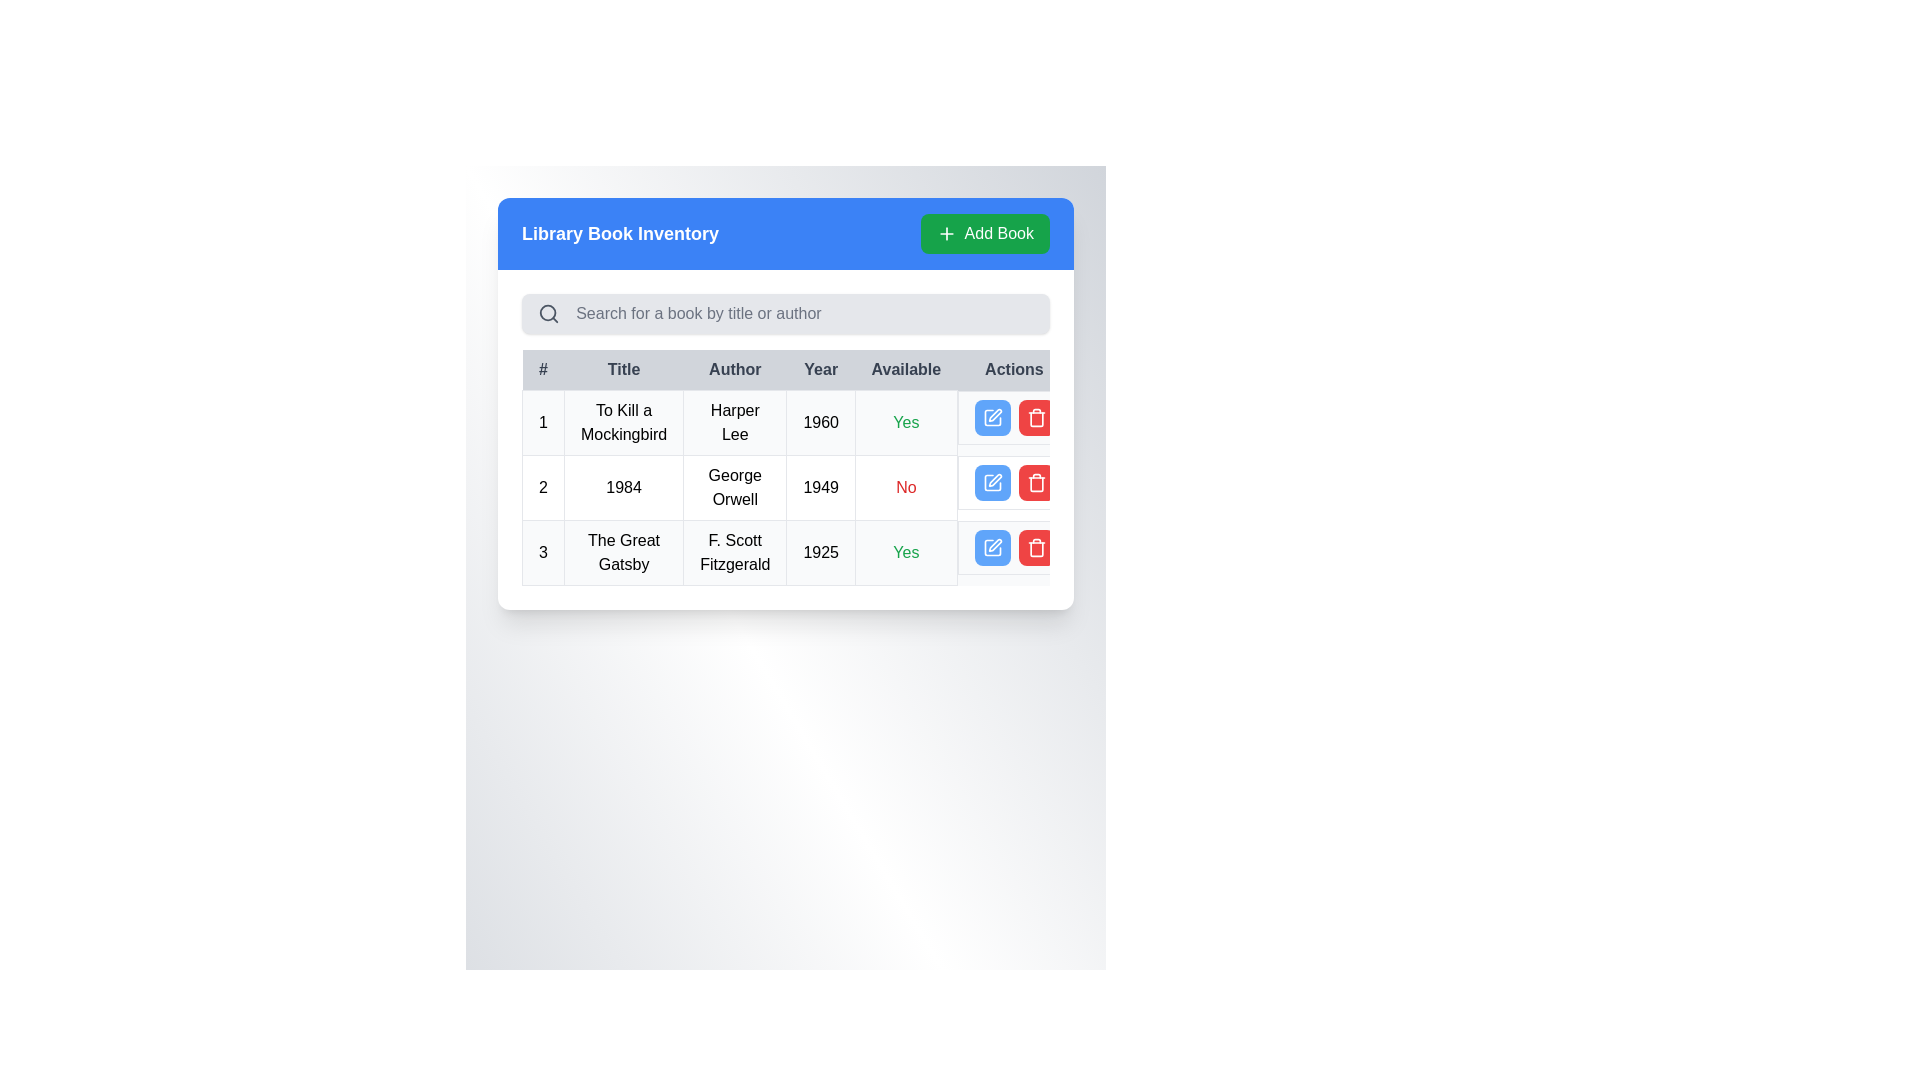 This screenshot has height=1080, width=1920. What do you see at coordinates (992, 416) in the screenshot?
I see `the edit button in the 'Actions' column of the first row in the table` at bounding box center [992, 416].